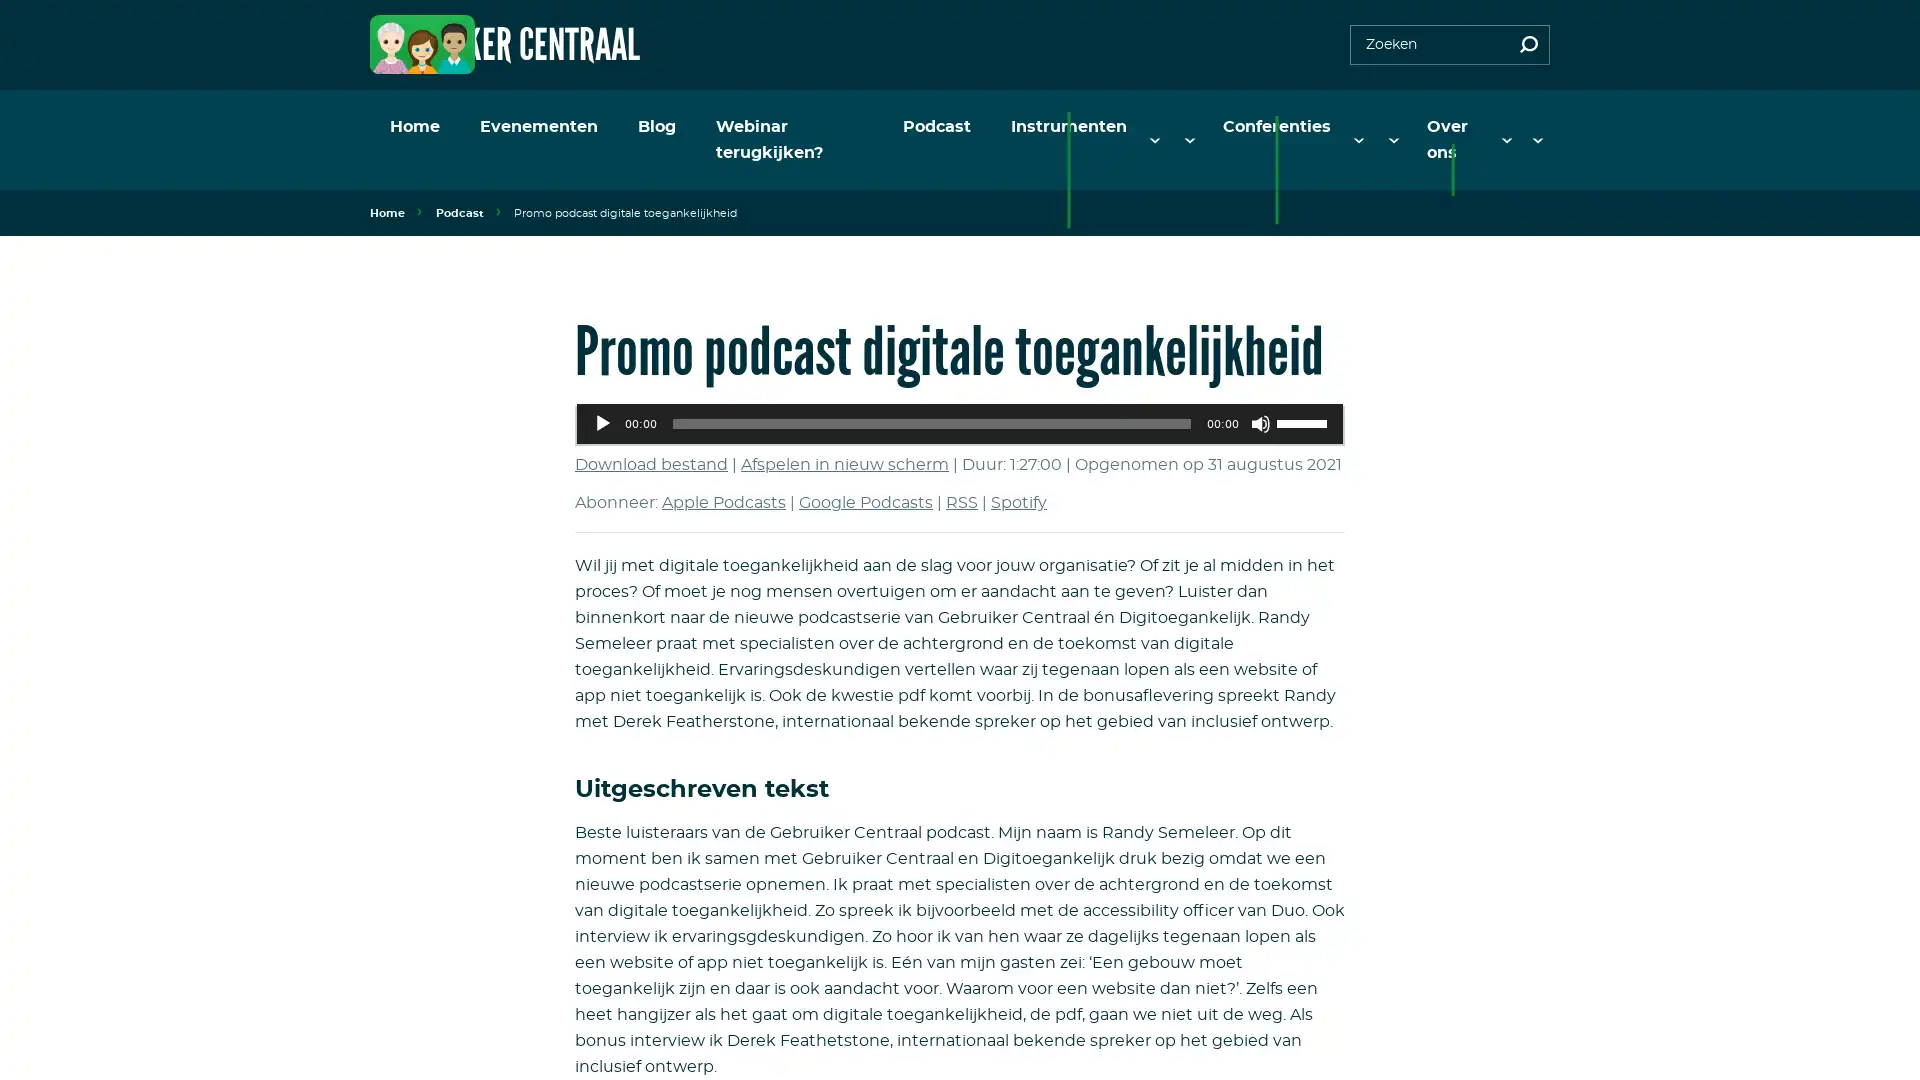 The width and height of the screenshot is (1920, 1080). What do you see at coordinates (602, 397) in the screenshot?
I see `Afspelen` at bounding box center [602, 397].